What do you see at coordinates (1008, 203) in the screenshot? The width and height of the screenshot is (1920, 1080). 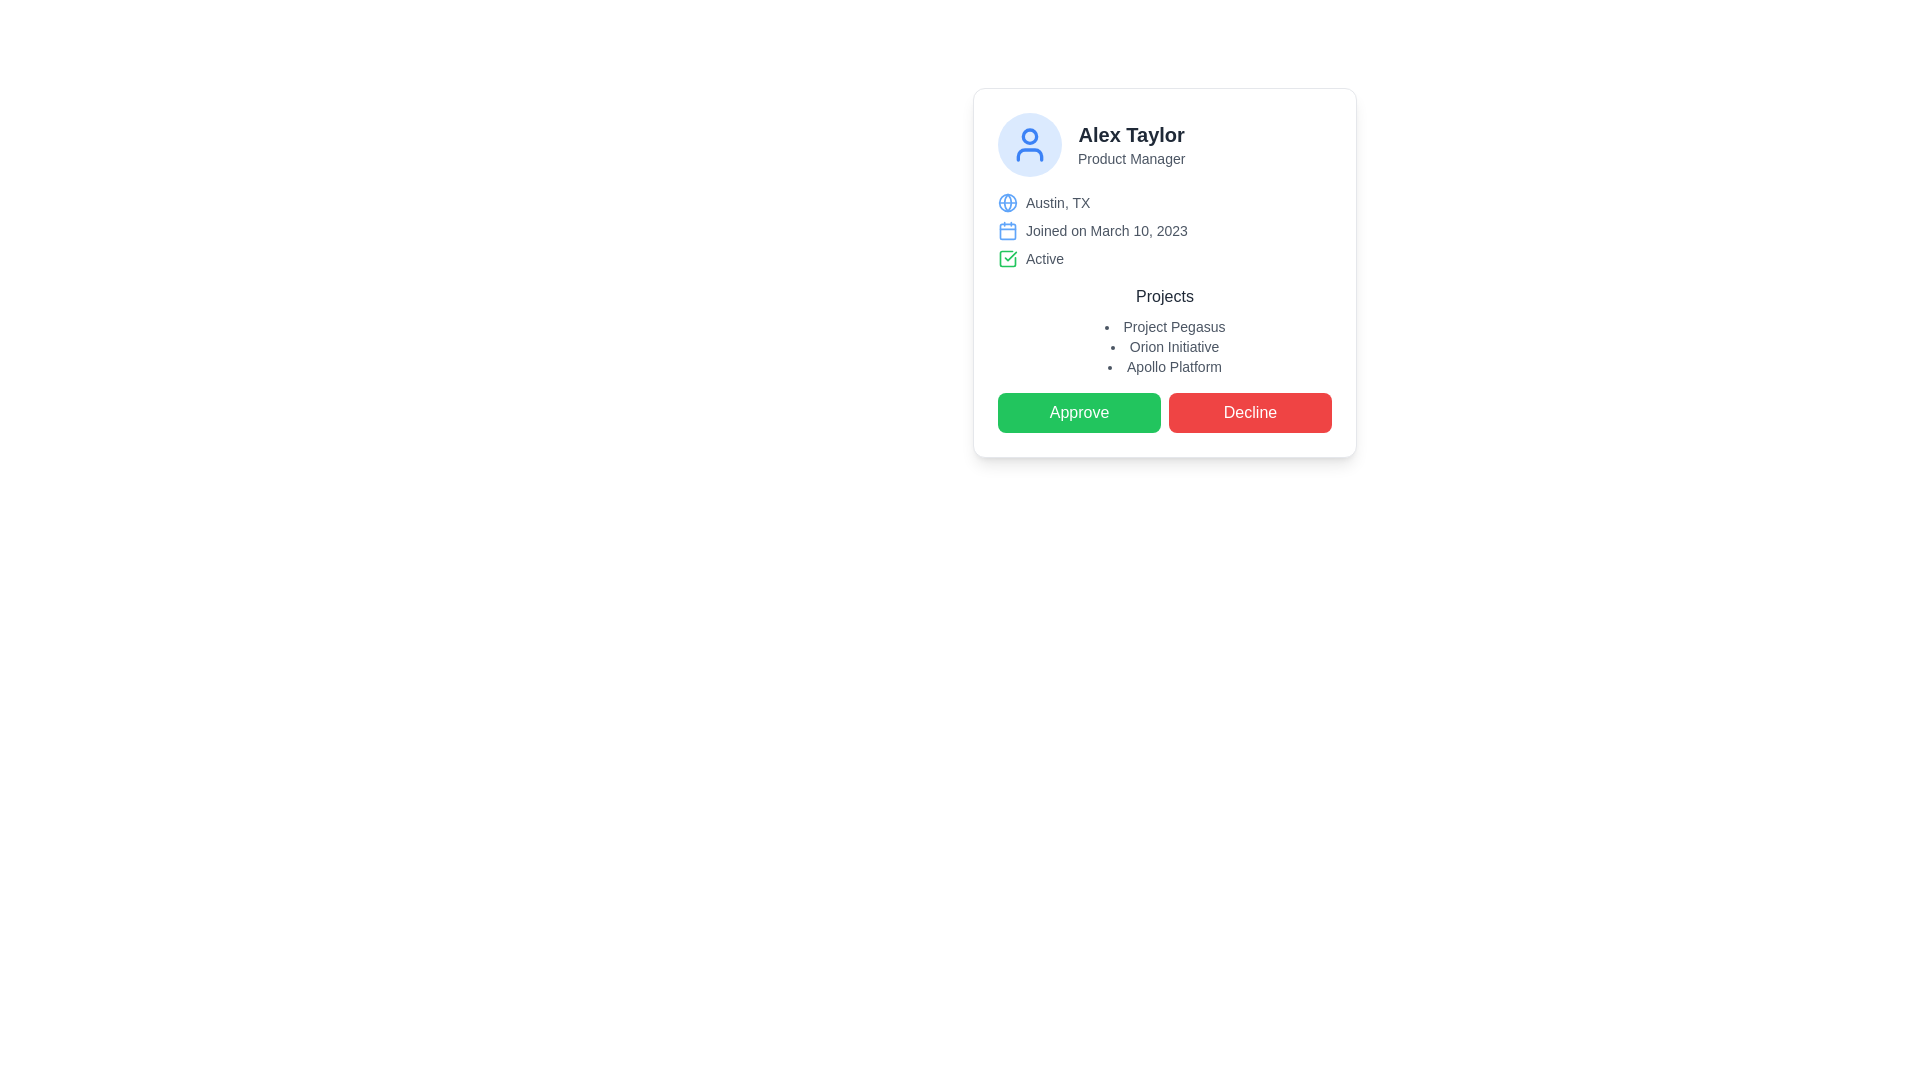 I see `the decorative icon to the left of the text 'Austin, TX', which represents a geographical context` at bounding box center [1008, 203].